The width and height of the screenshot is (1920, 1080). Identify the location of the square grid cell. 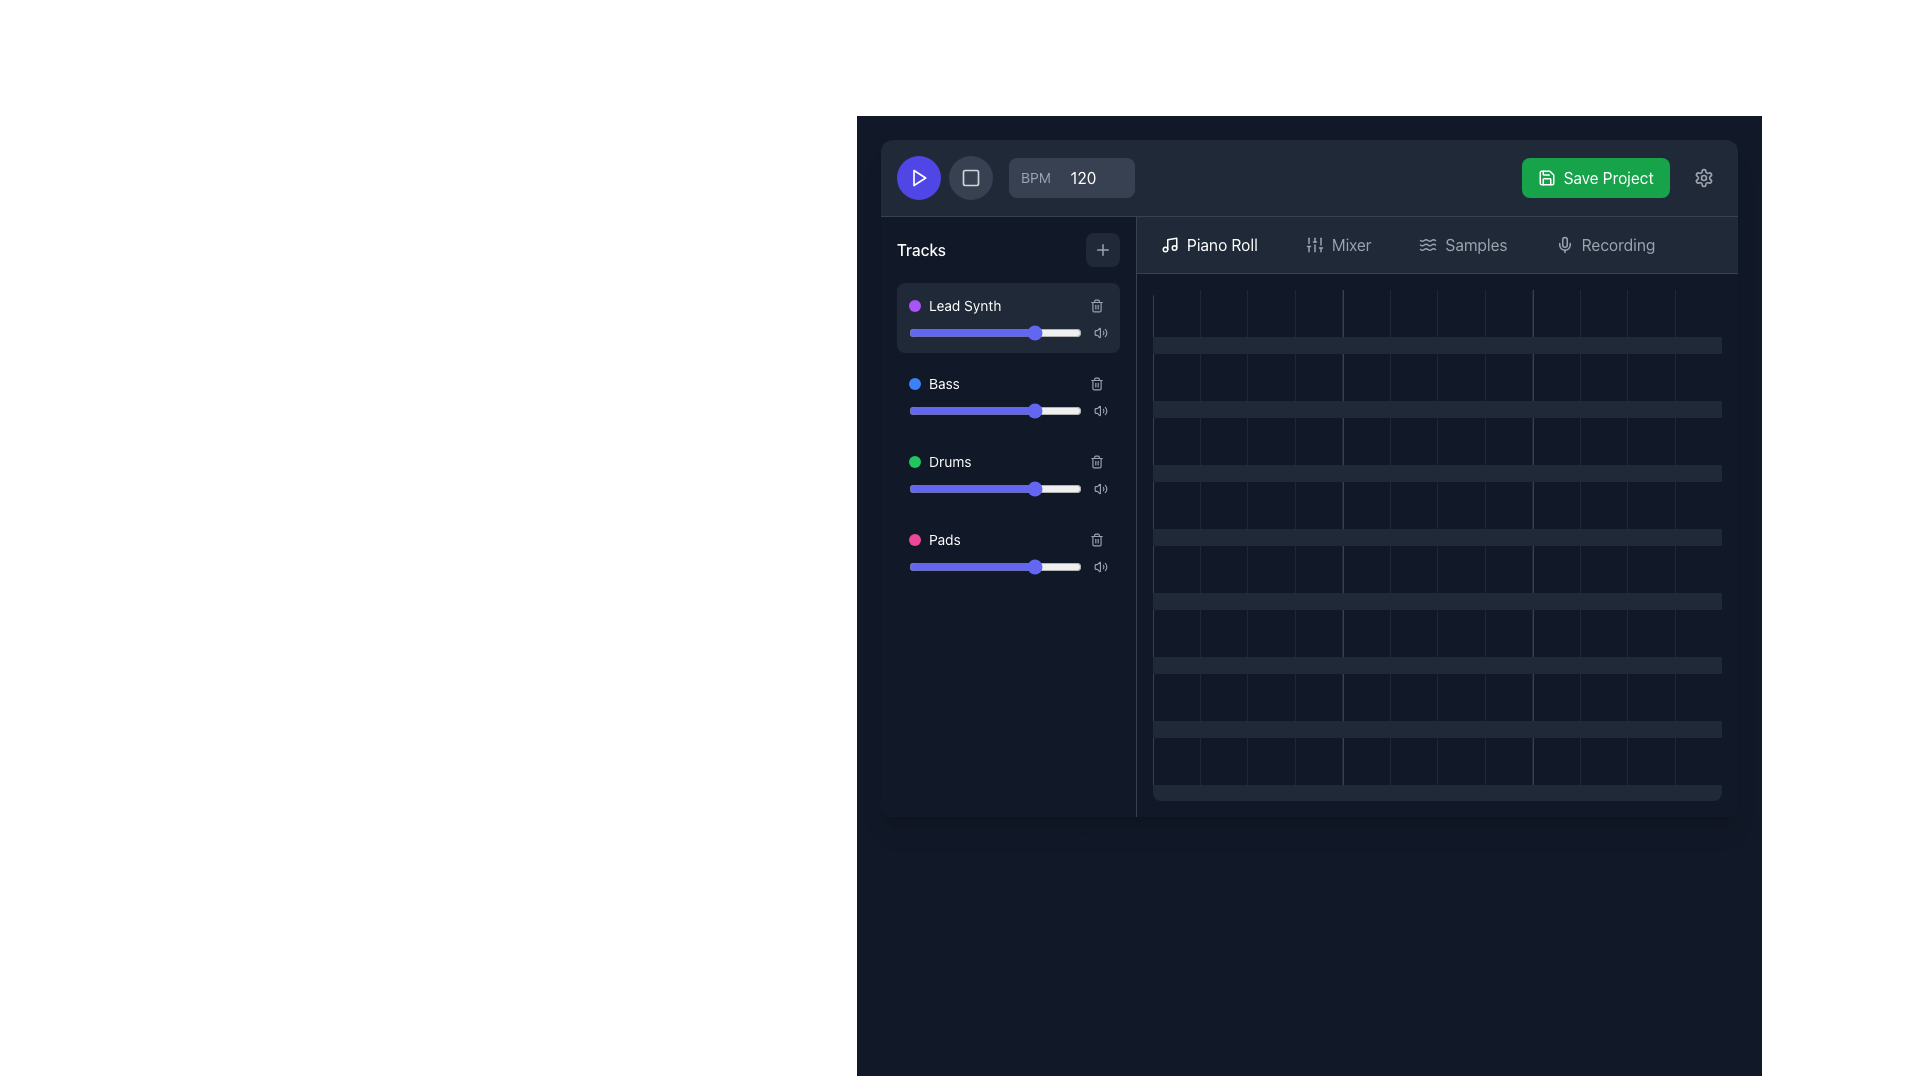
(1270, 633).